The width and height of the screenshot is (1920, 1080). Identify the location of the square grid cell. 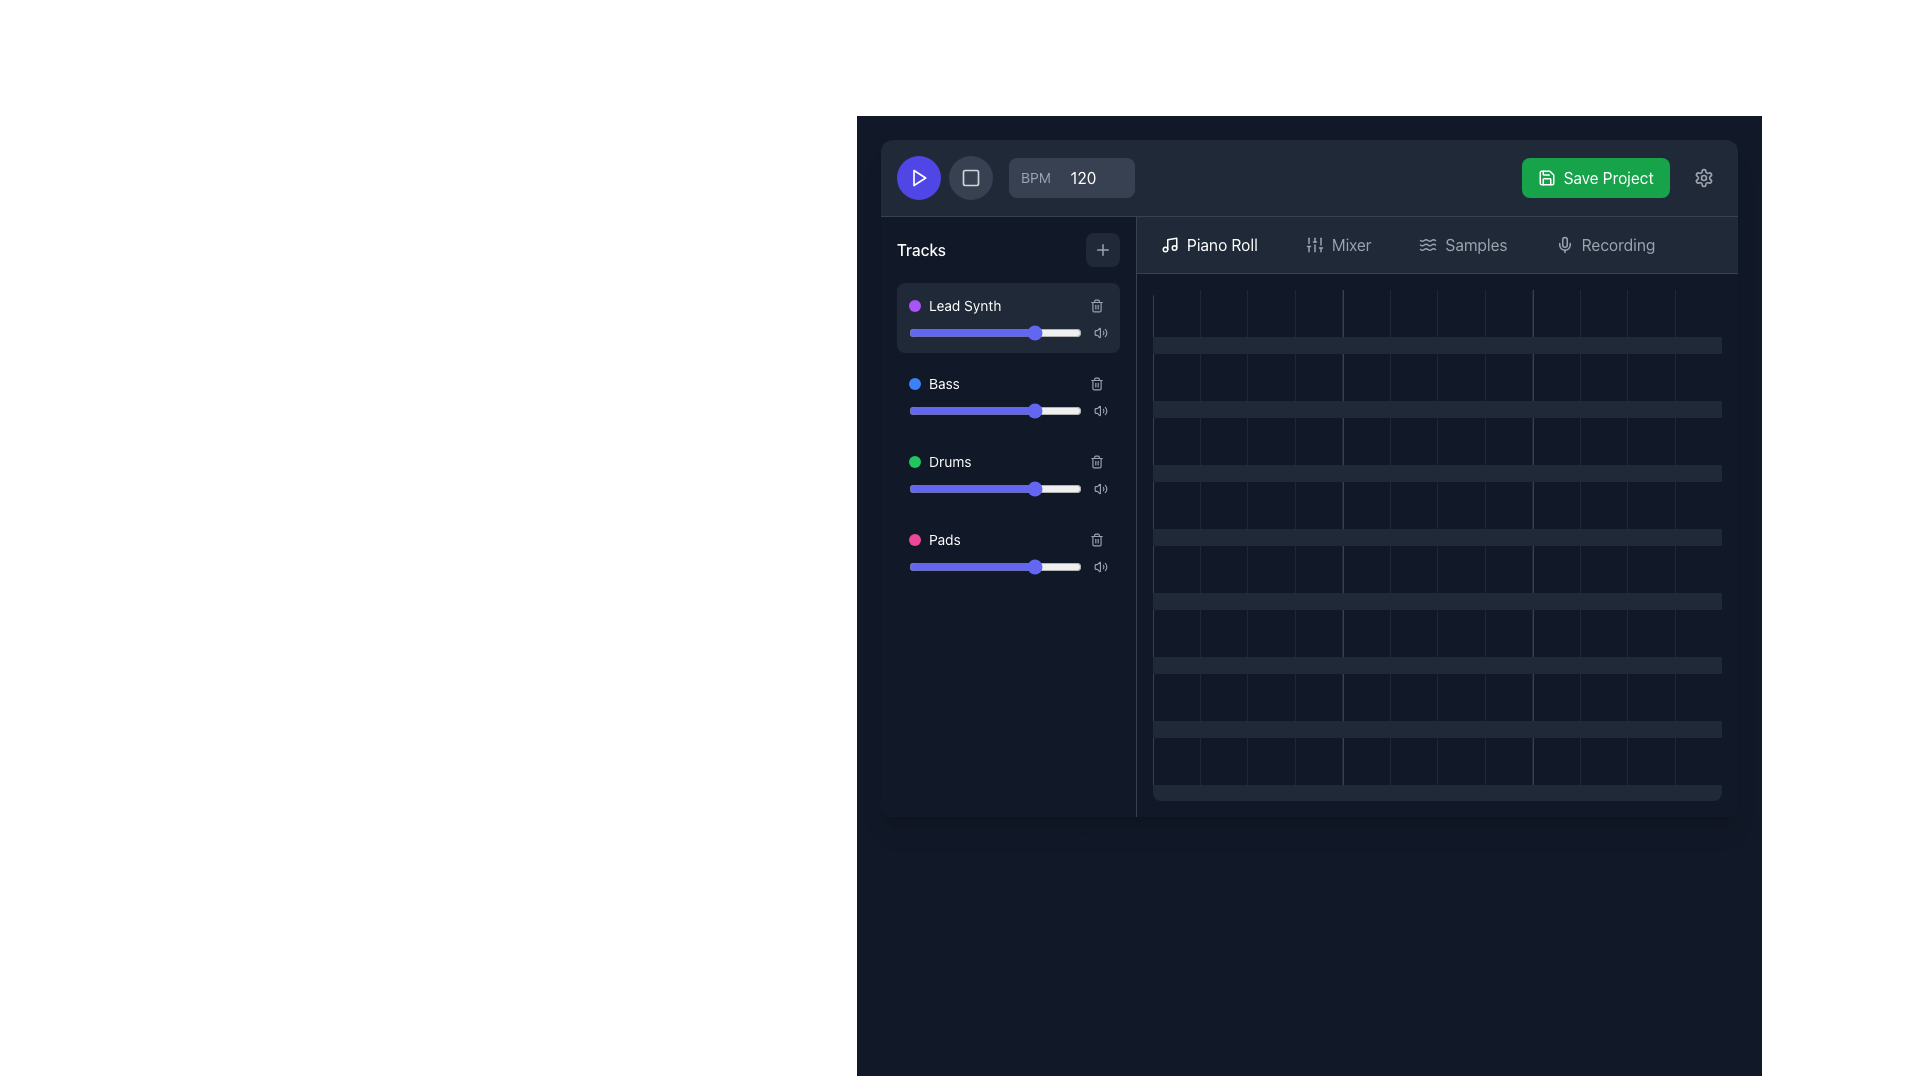
(1270, 633).